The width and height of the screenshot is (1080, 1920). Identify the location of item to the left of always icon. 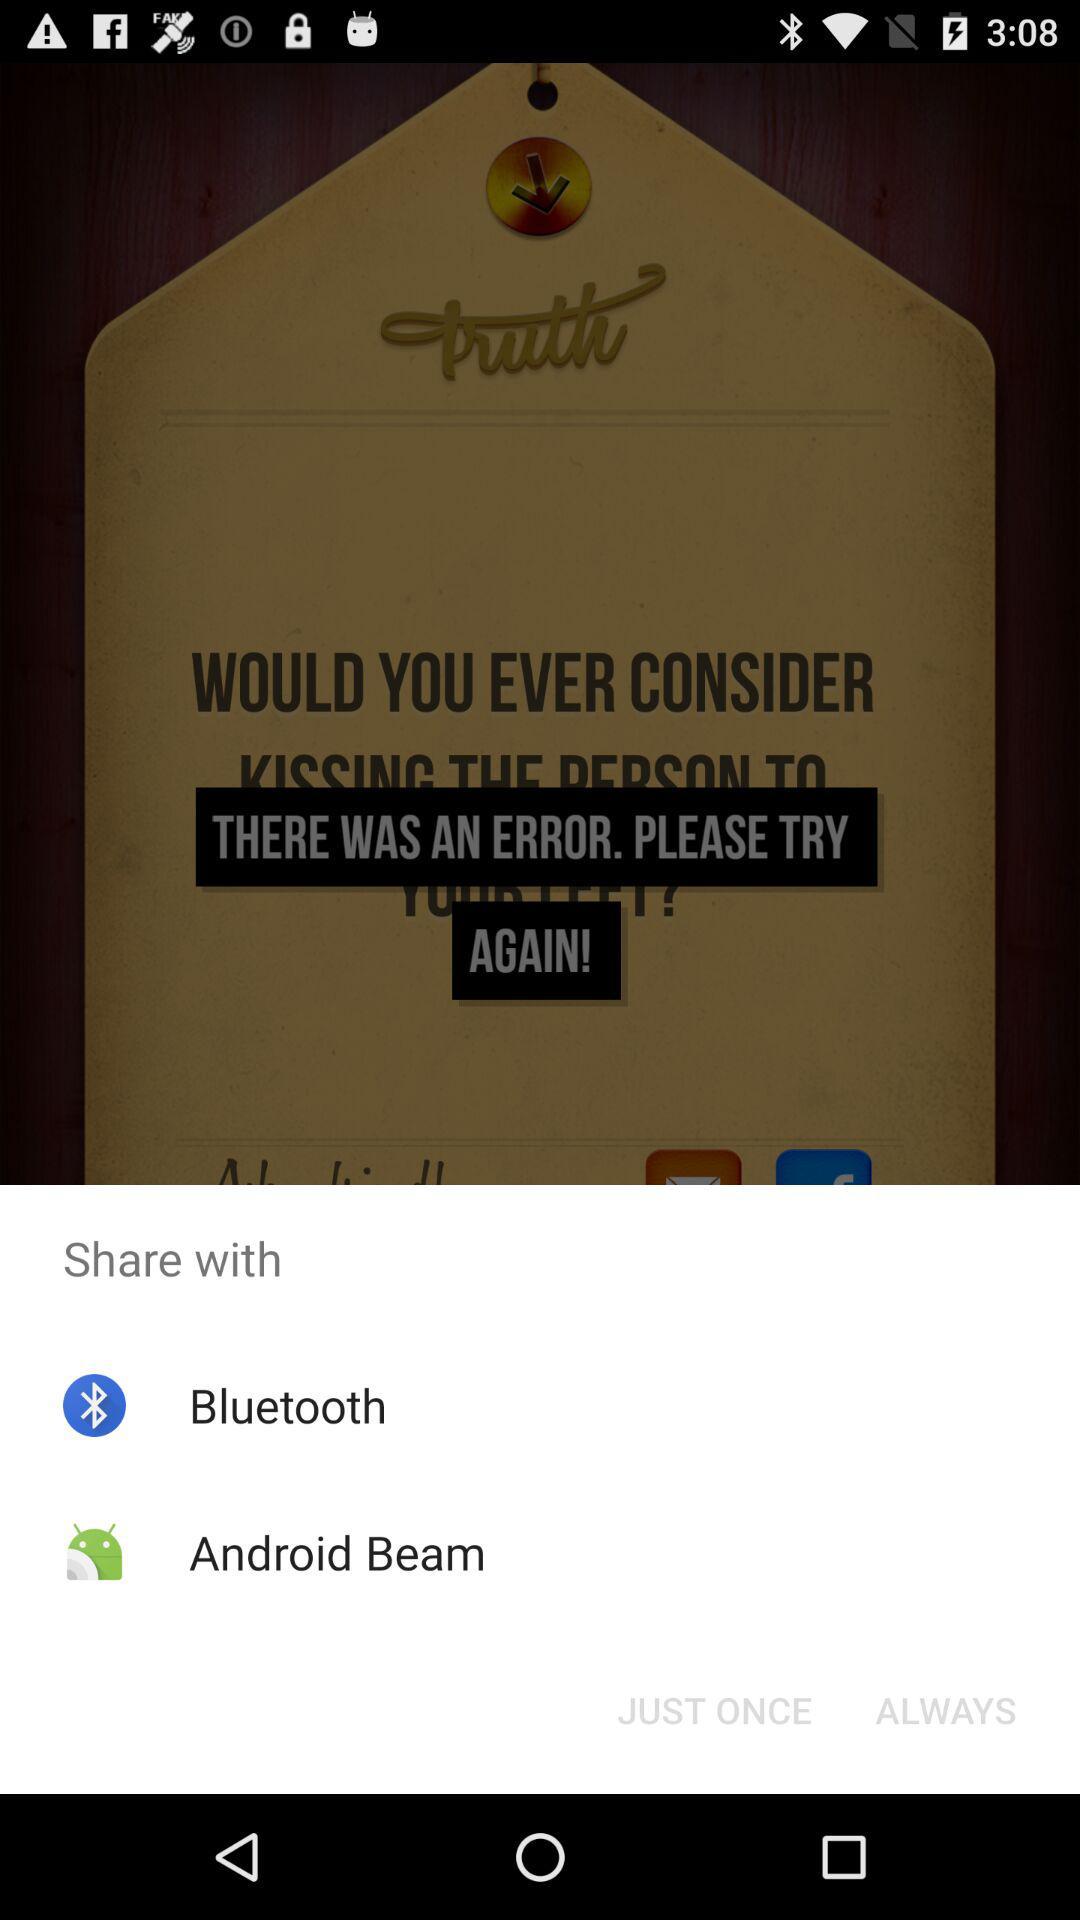
(713, 1708).